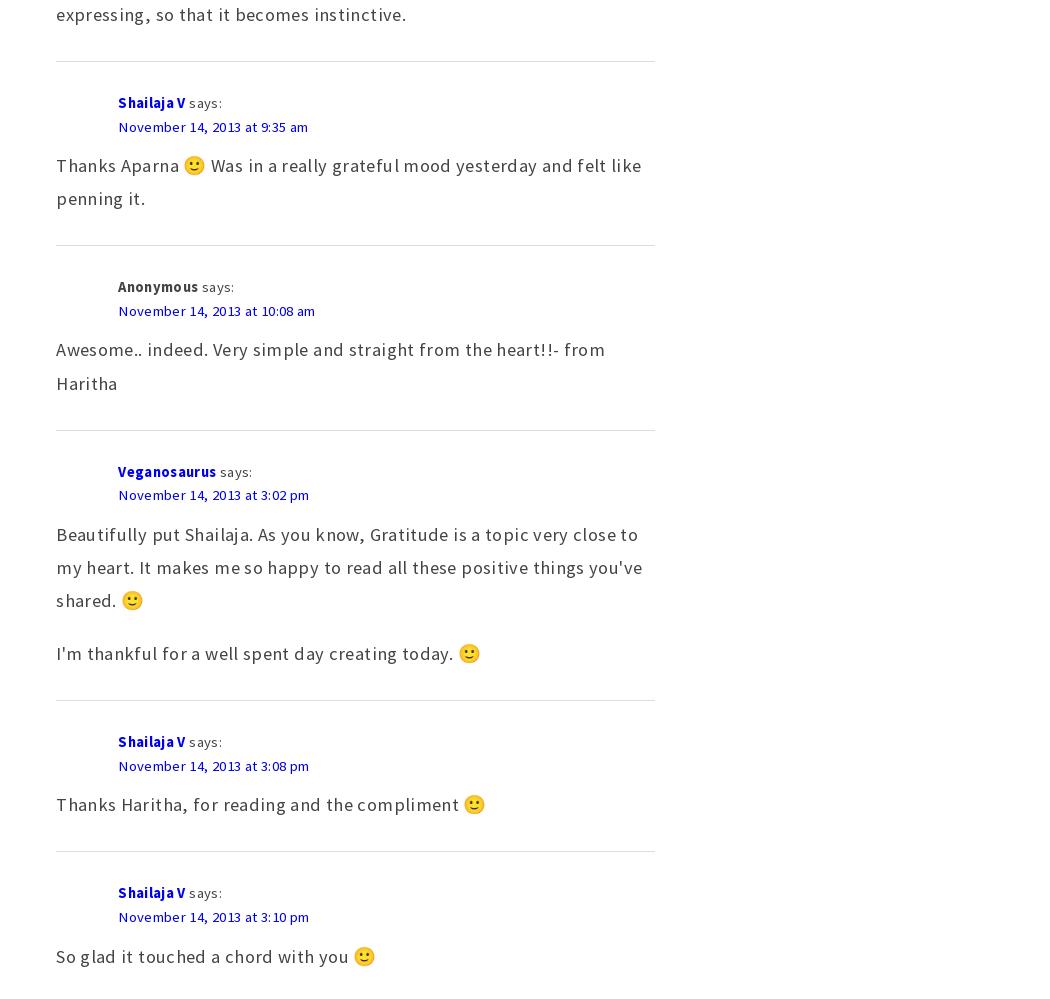 The height and width of the screenshot is (999, 1050). Describe the element at coordinates (215, 308) in the screenshot. I see `'November 14, 2013 at 10:08 am'` at that location.